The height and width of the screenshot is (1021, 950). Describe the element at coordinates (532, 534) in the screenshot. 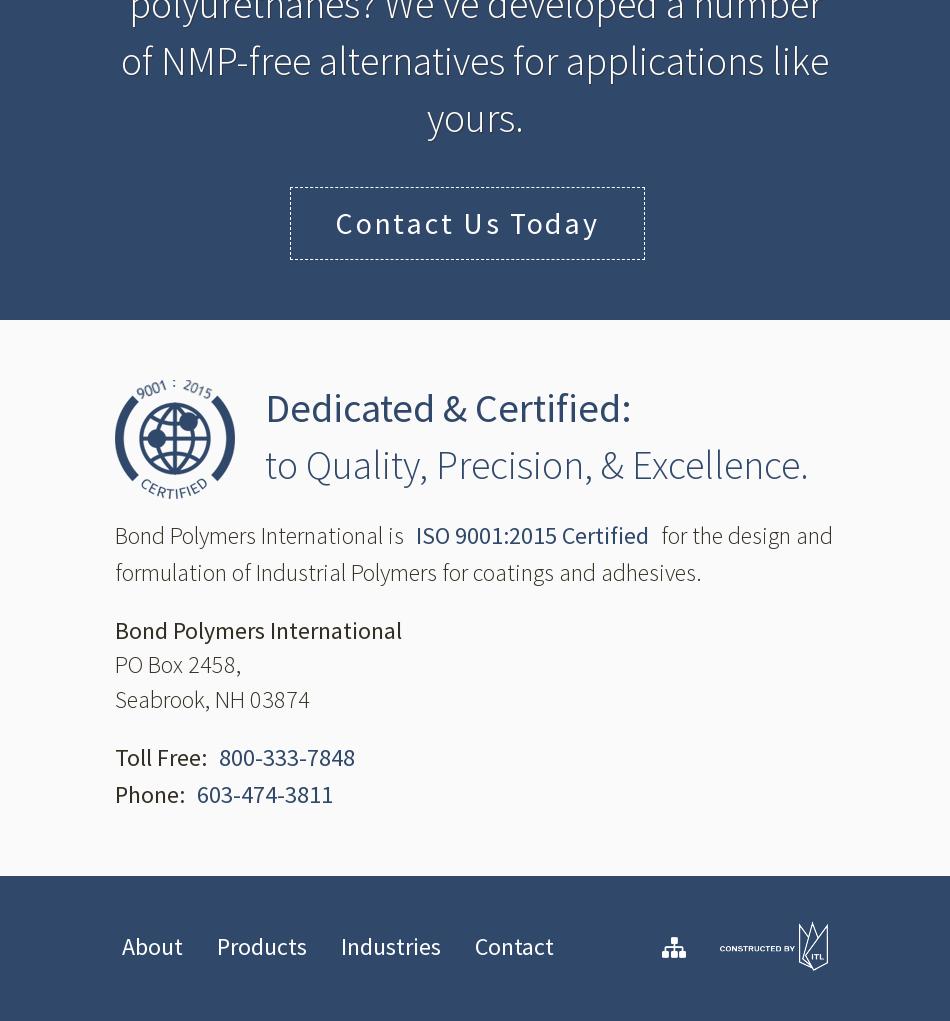

I see `'ISO 9001:2015 Certified'` at that location.